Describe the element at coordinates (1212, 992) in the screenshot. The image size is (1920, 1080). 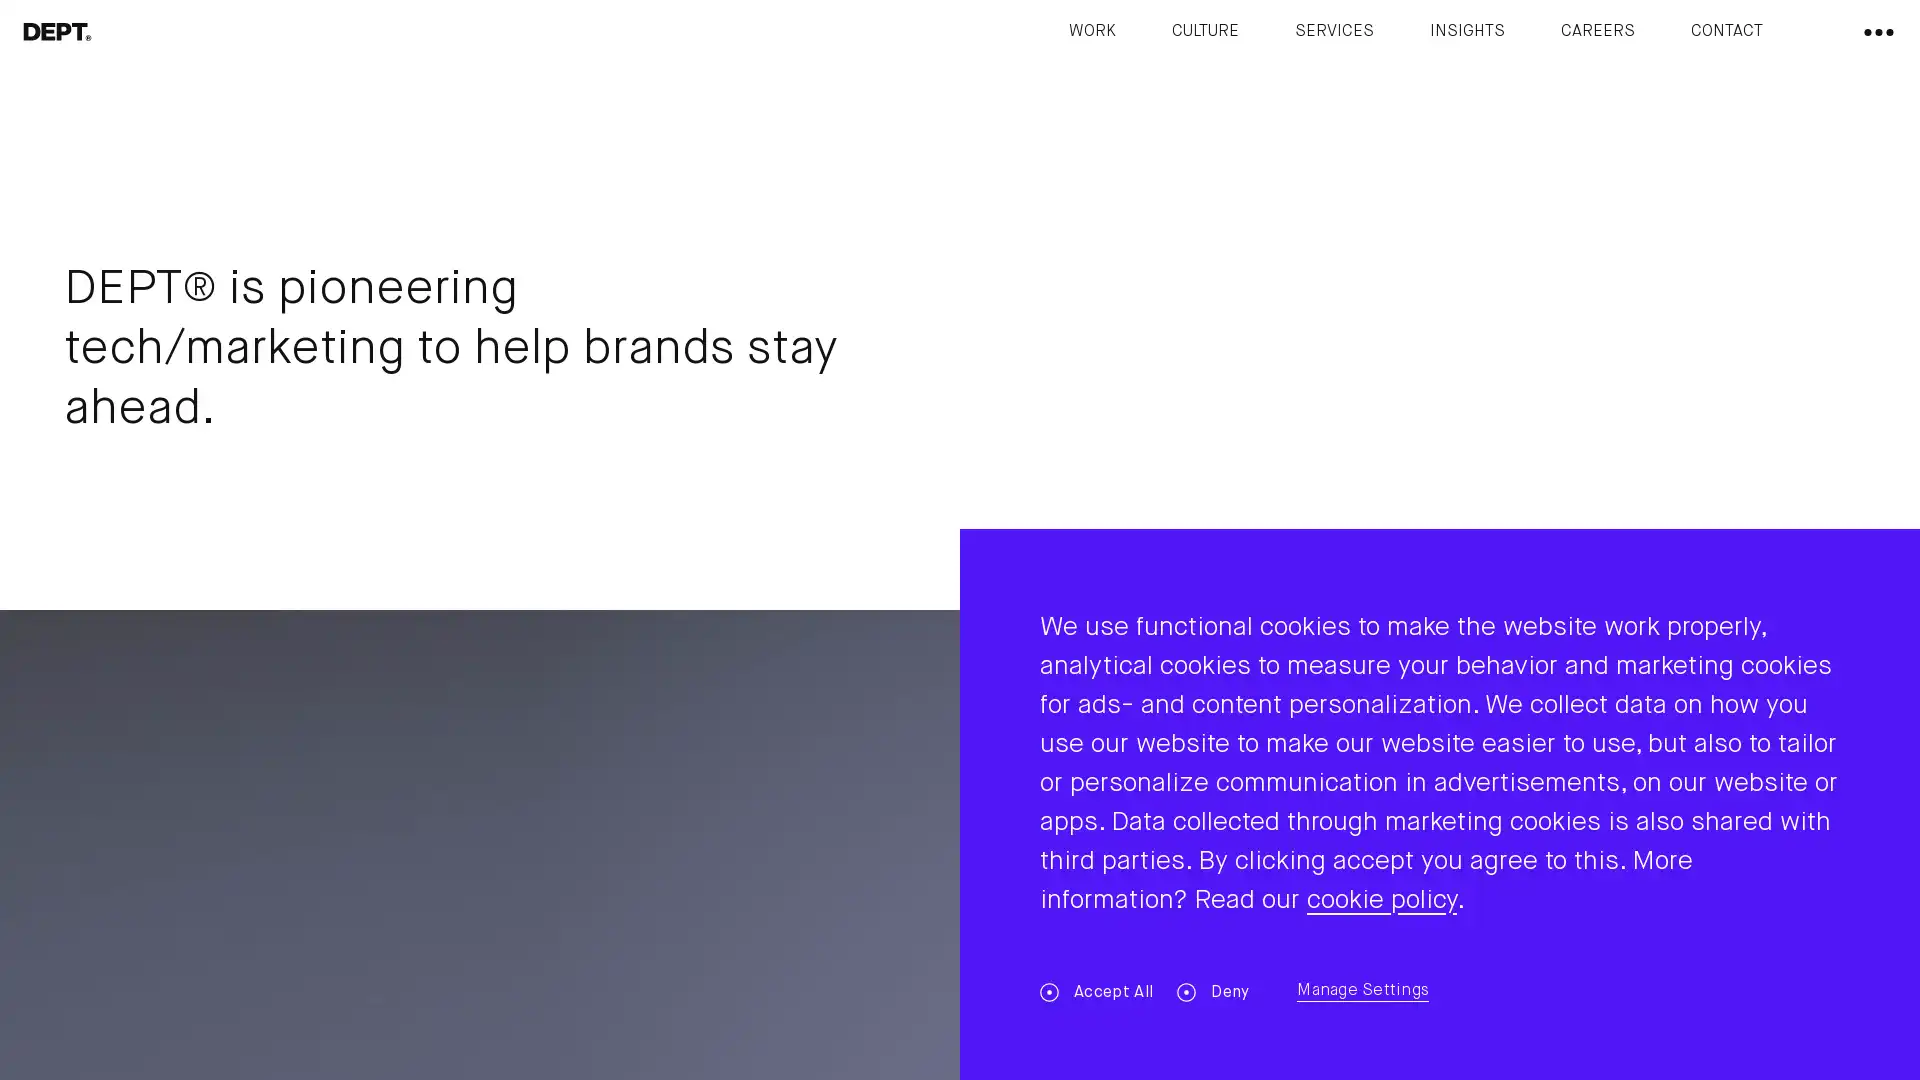
I see `Deny` at that location.